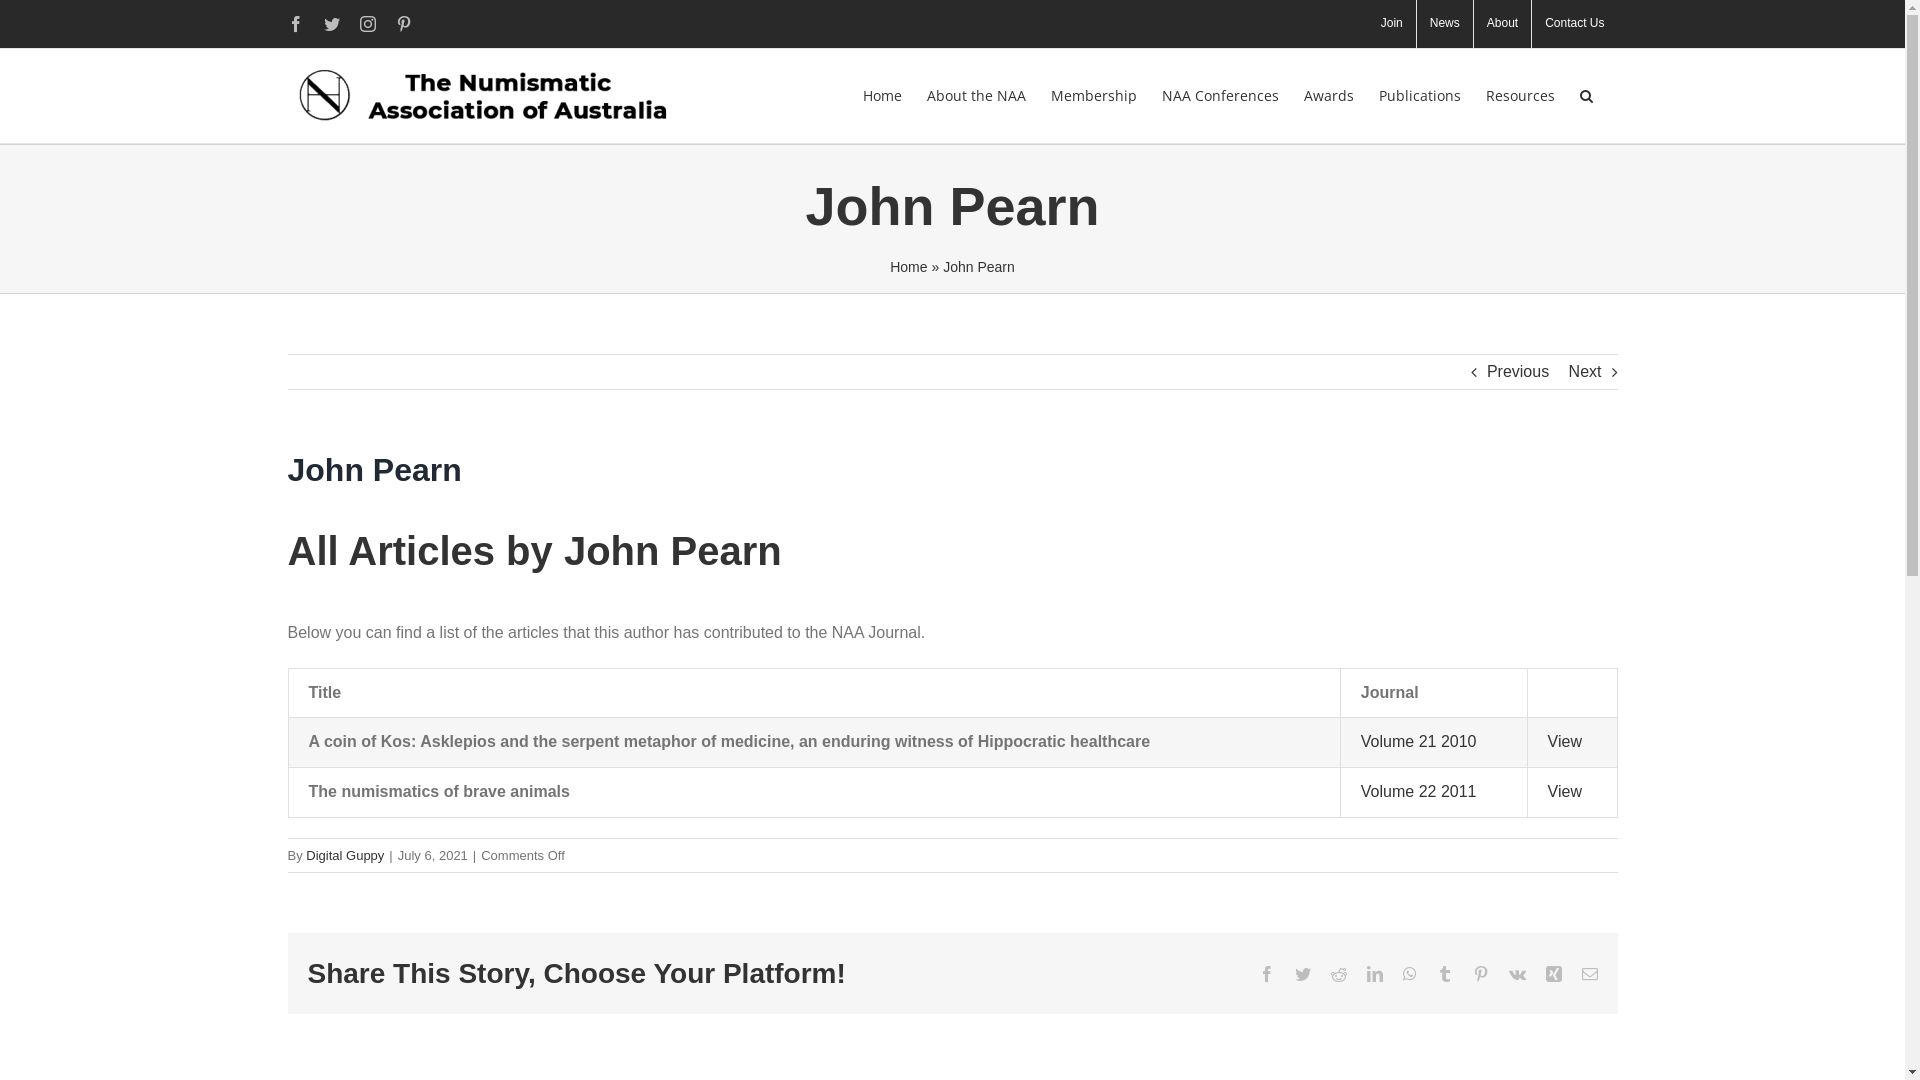  I want to click on 'View', so click(1563, 790).